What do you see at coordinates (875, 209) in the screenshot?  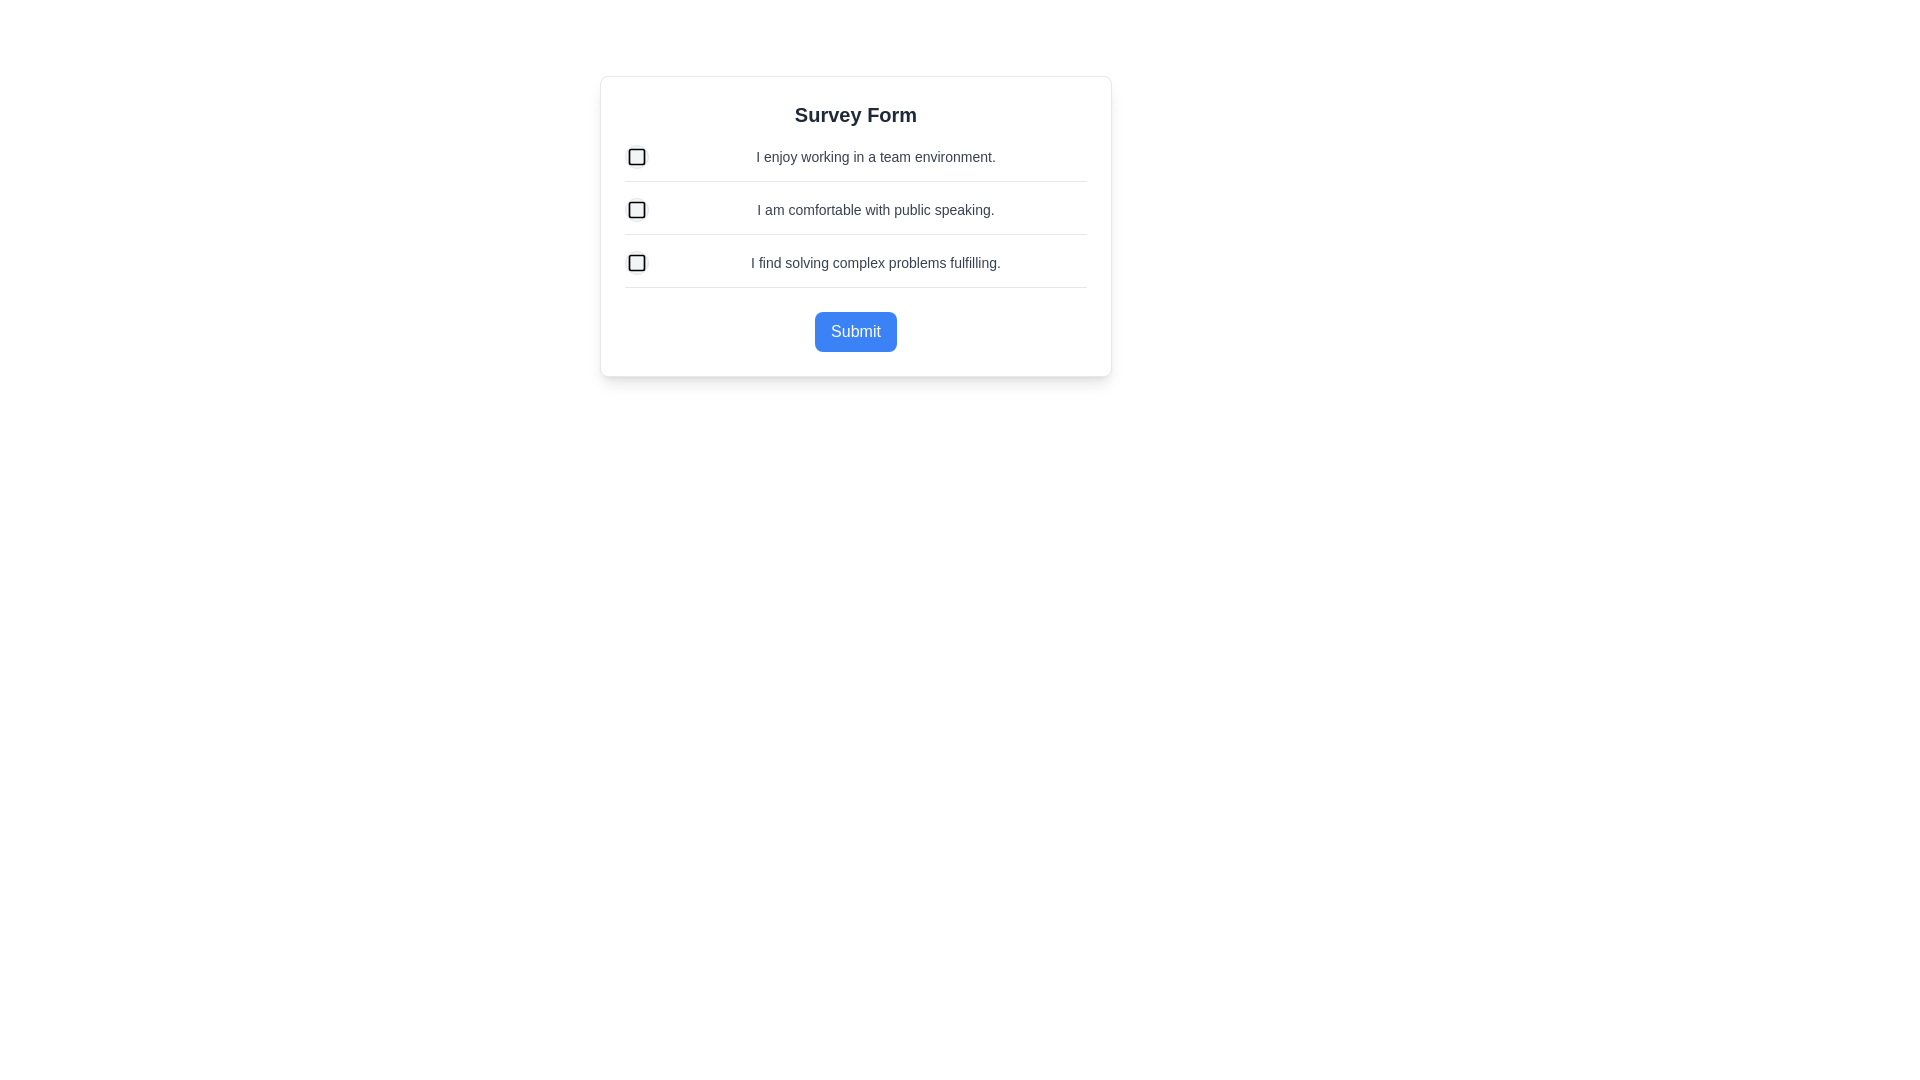 I see `text label located to the right of the checkbox in the middle of the survey form interface, which is the second item in a vertical list of statements` at bounding box center [875, 209].